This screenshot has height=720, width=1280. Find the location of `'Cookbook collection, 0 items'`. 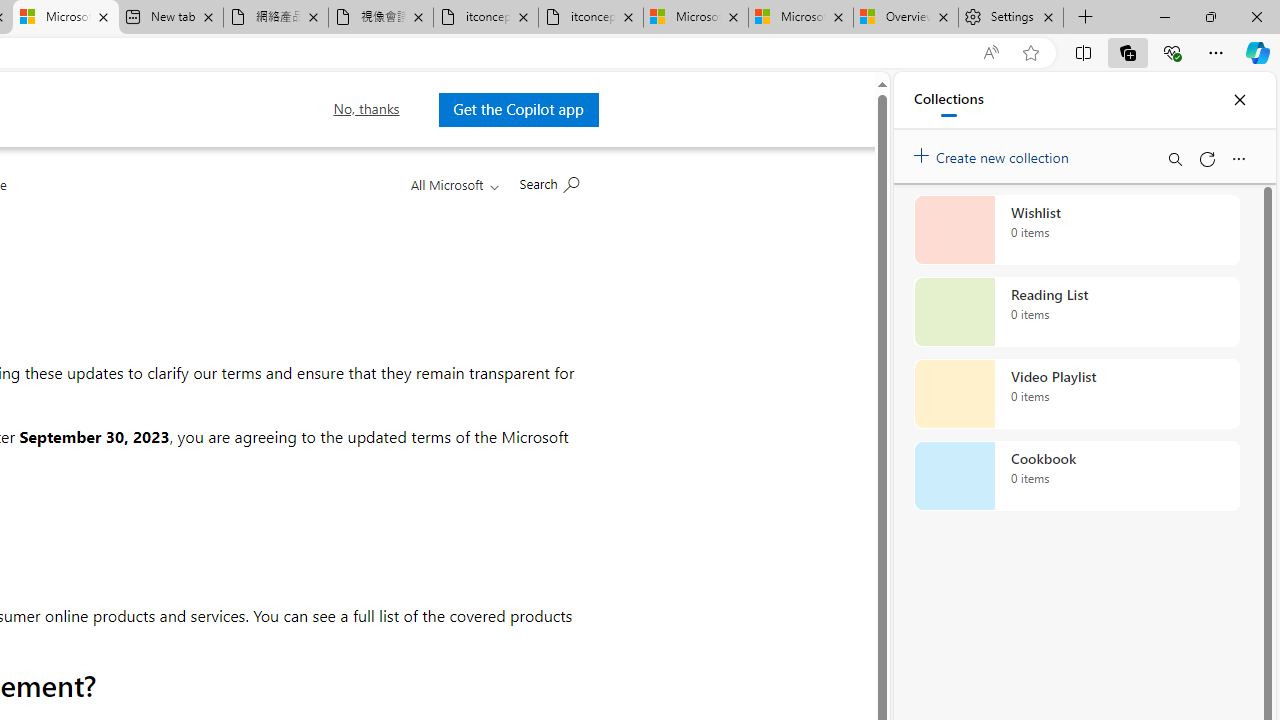

'Cookbook collection, 0 items' is located at coordinates (1076, 475).